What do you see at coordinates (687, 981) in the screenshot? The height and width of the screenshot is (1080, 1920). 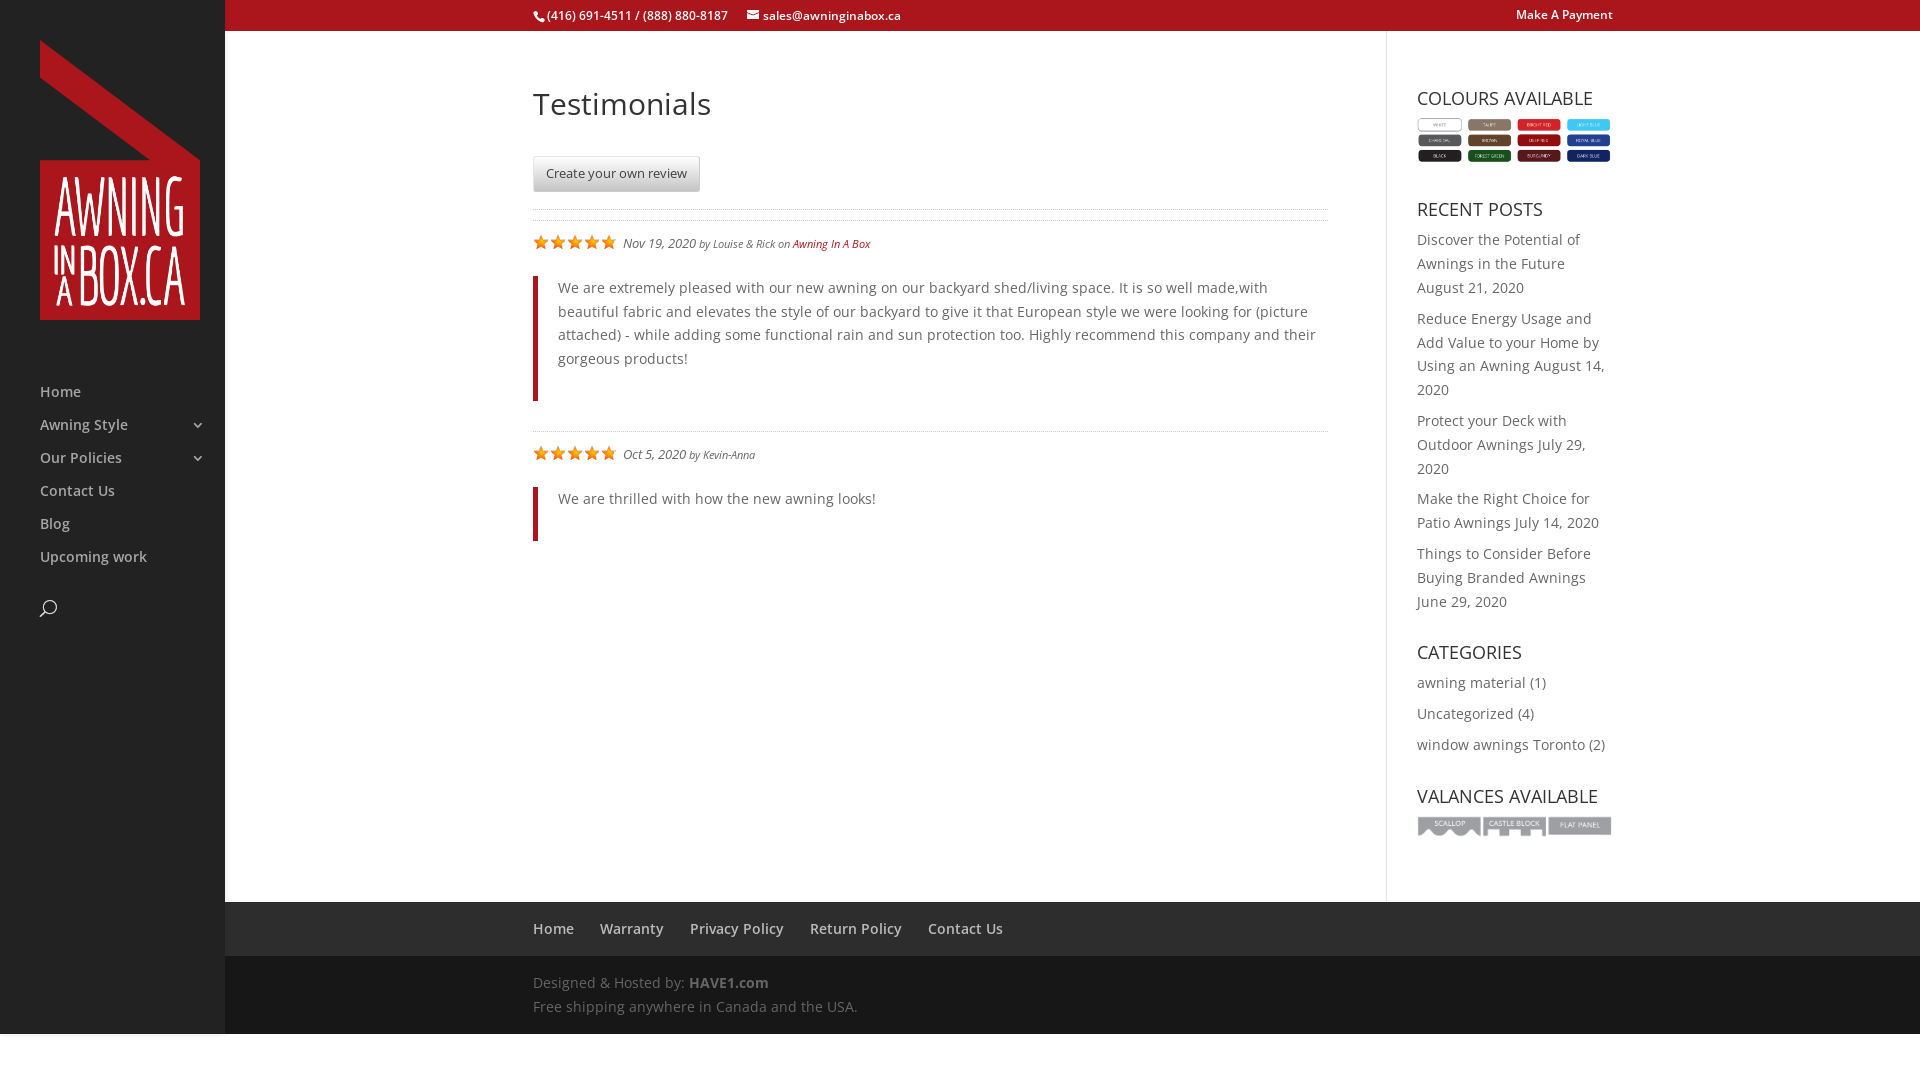 I see `'HAVE1.com'` at bounding box center [687, 981].